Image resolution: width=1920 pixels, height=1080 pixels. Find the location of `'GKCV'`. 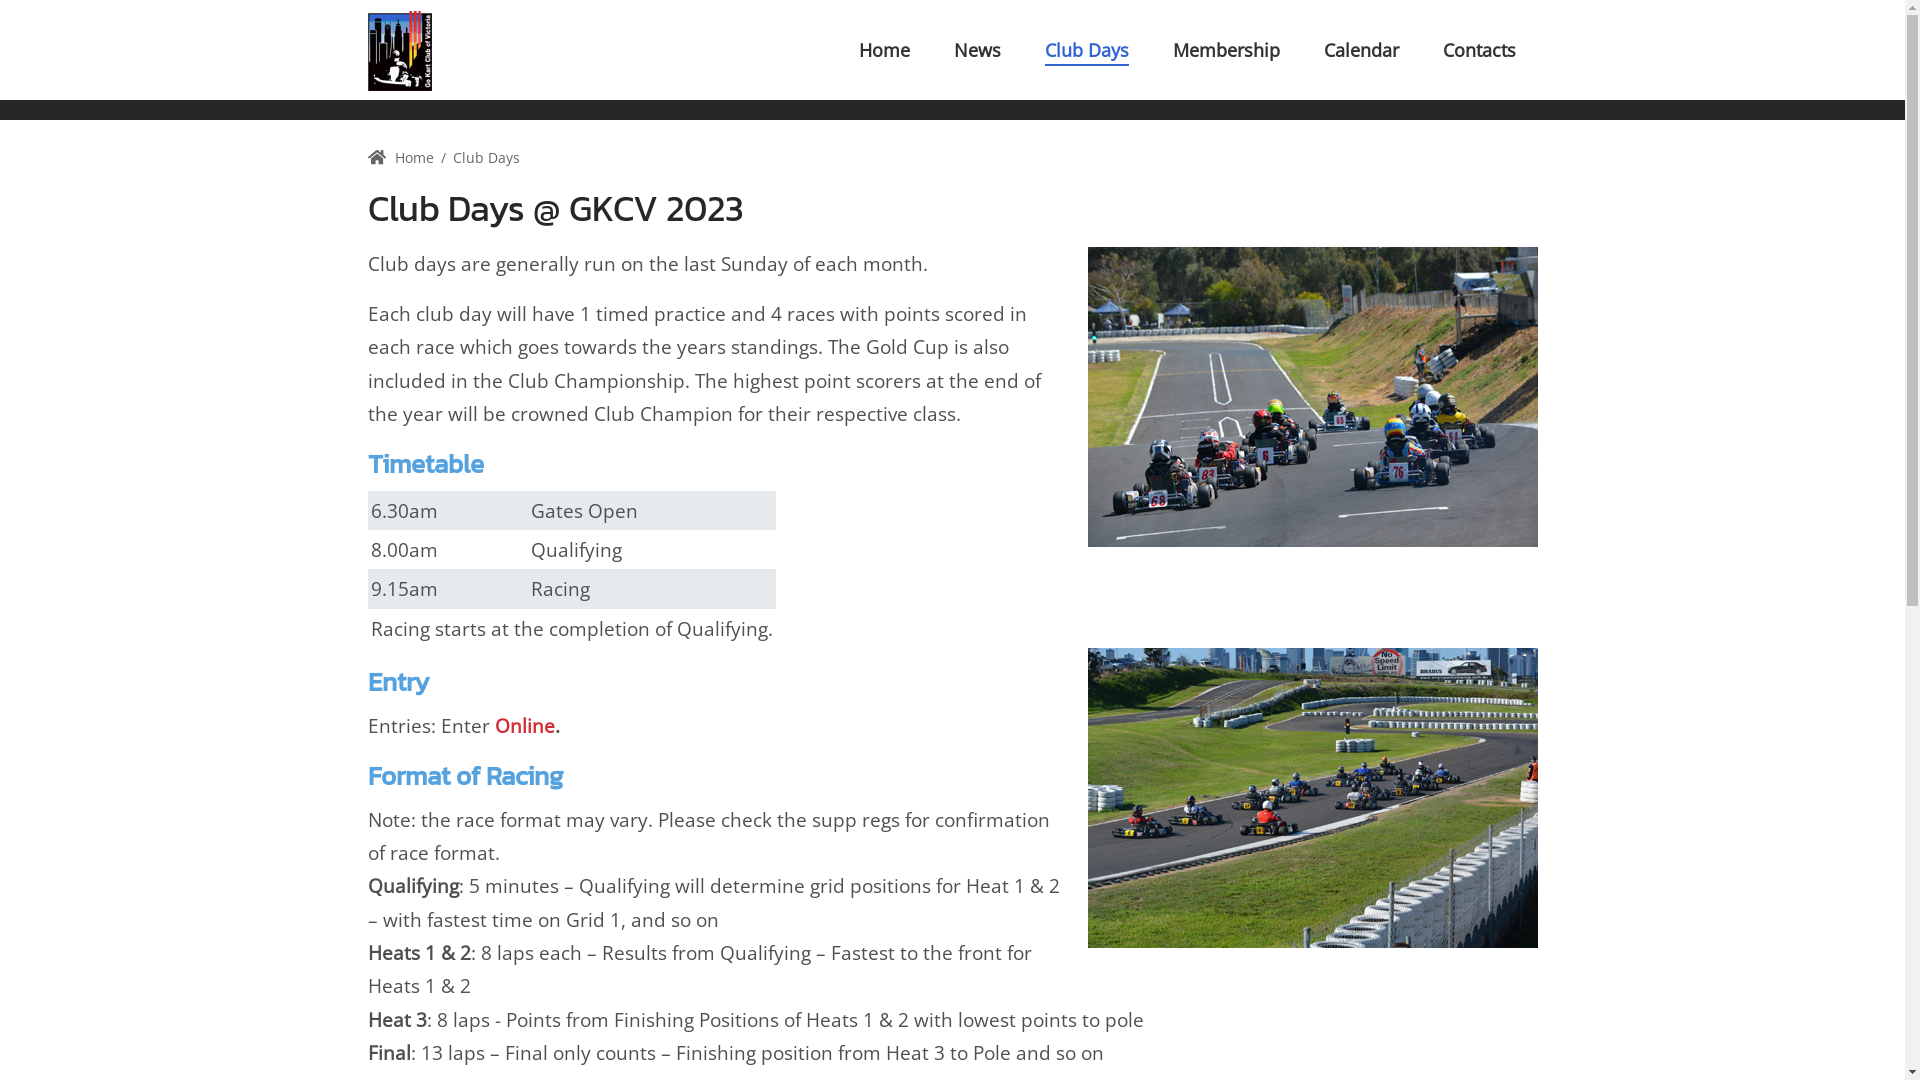

'GKCV' is located at coordinates (399, 49).